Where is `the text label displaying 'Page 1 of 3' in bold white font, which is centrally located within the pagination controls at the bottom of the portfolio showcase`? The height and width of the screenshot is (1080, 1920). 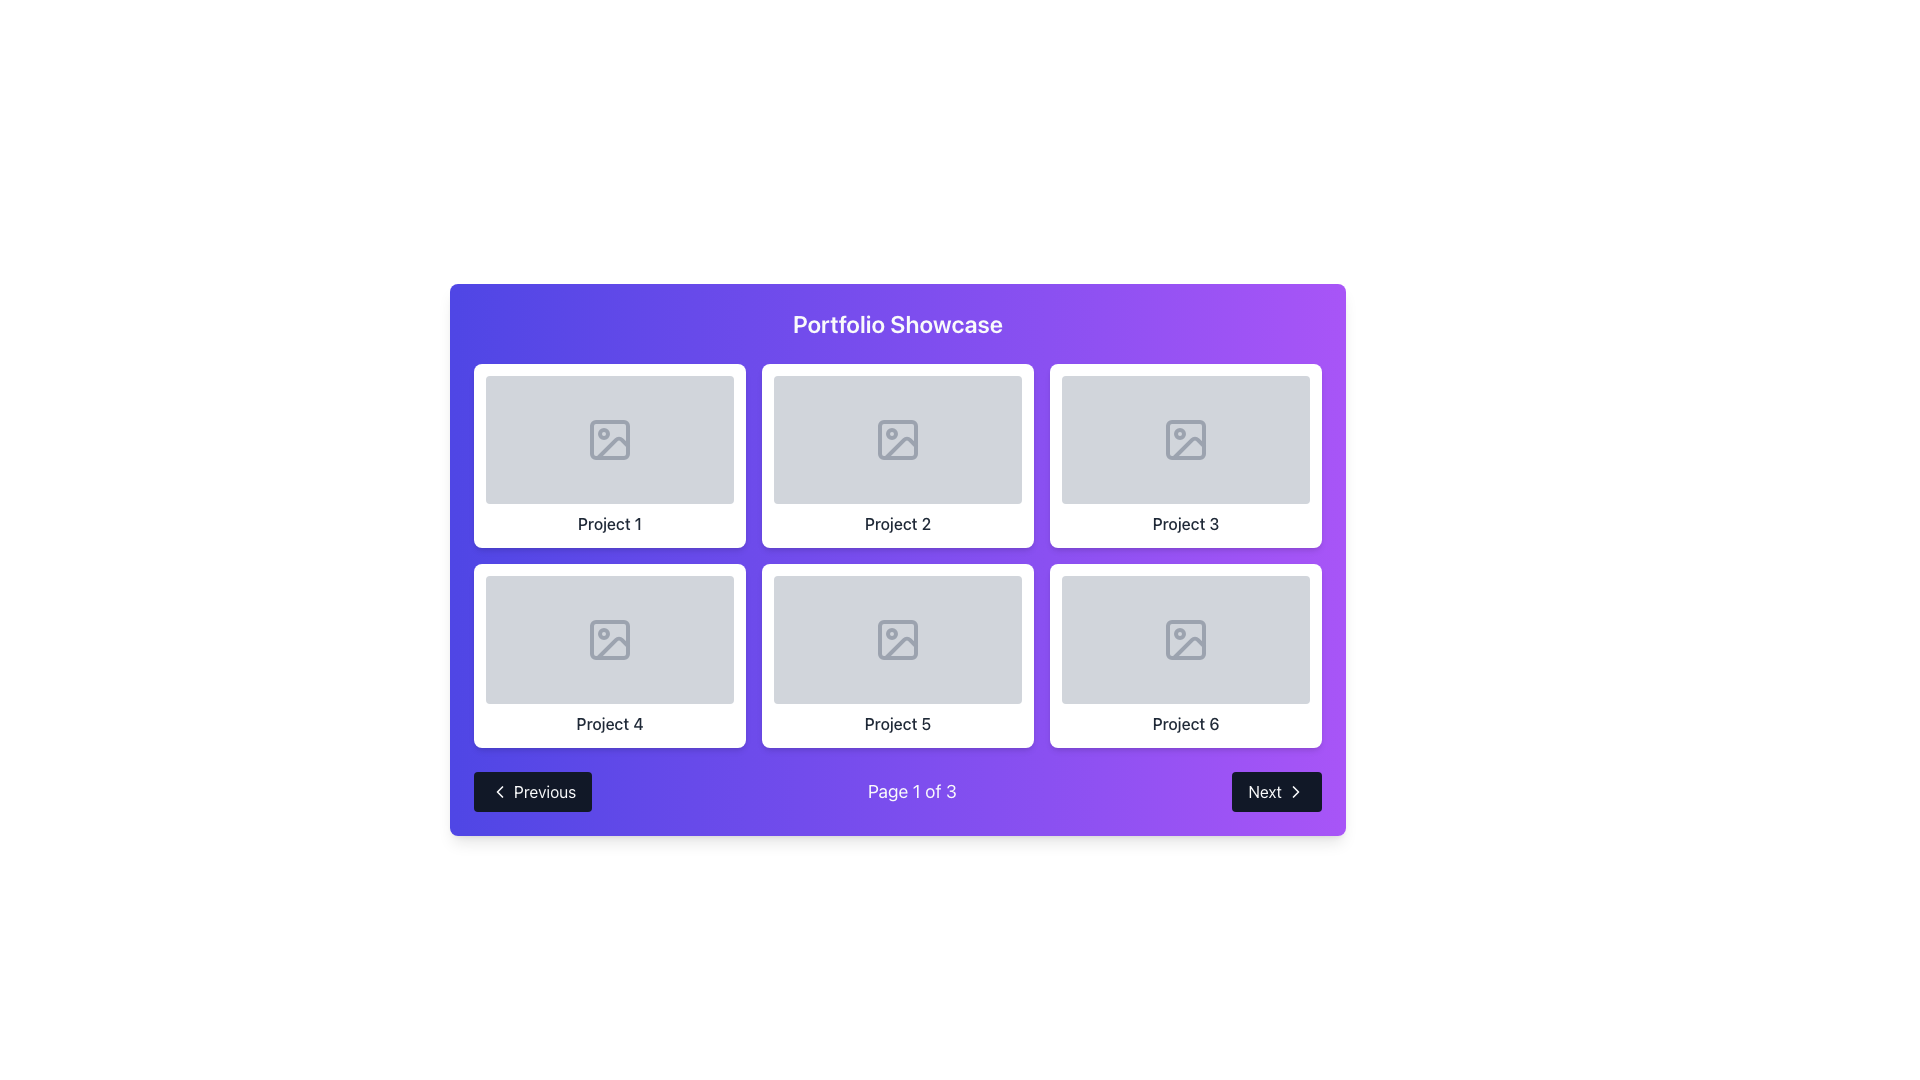
the text label displaying 'Page 1 of 3' in bold white font, which is centrally located within the pagination controls at the bottom of the portfolio showcase is located at coordinates (911, 790).